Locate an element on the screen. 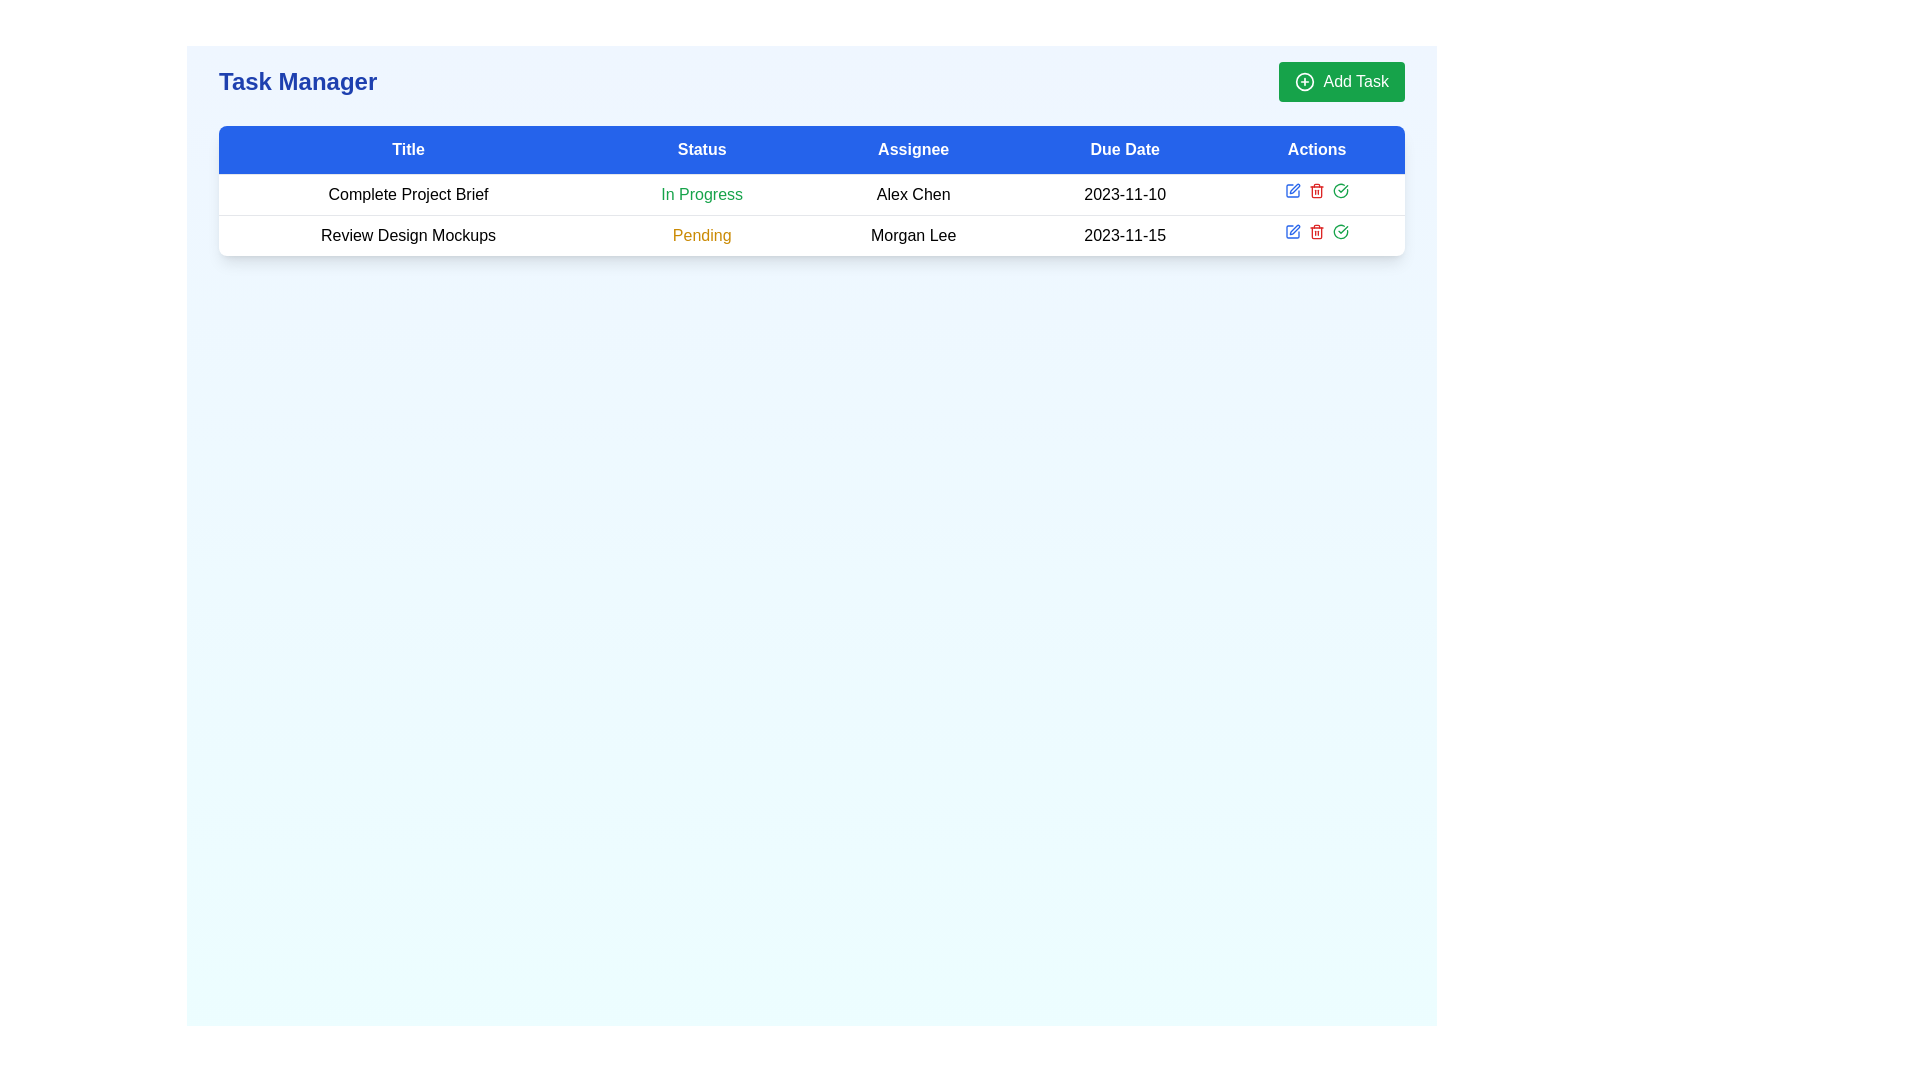 The image size is (1920, 1080). the text label indicating the current status of the task as 'Pending', located under the 'Status' column in the task management table is located at coordinates (702, 234).